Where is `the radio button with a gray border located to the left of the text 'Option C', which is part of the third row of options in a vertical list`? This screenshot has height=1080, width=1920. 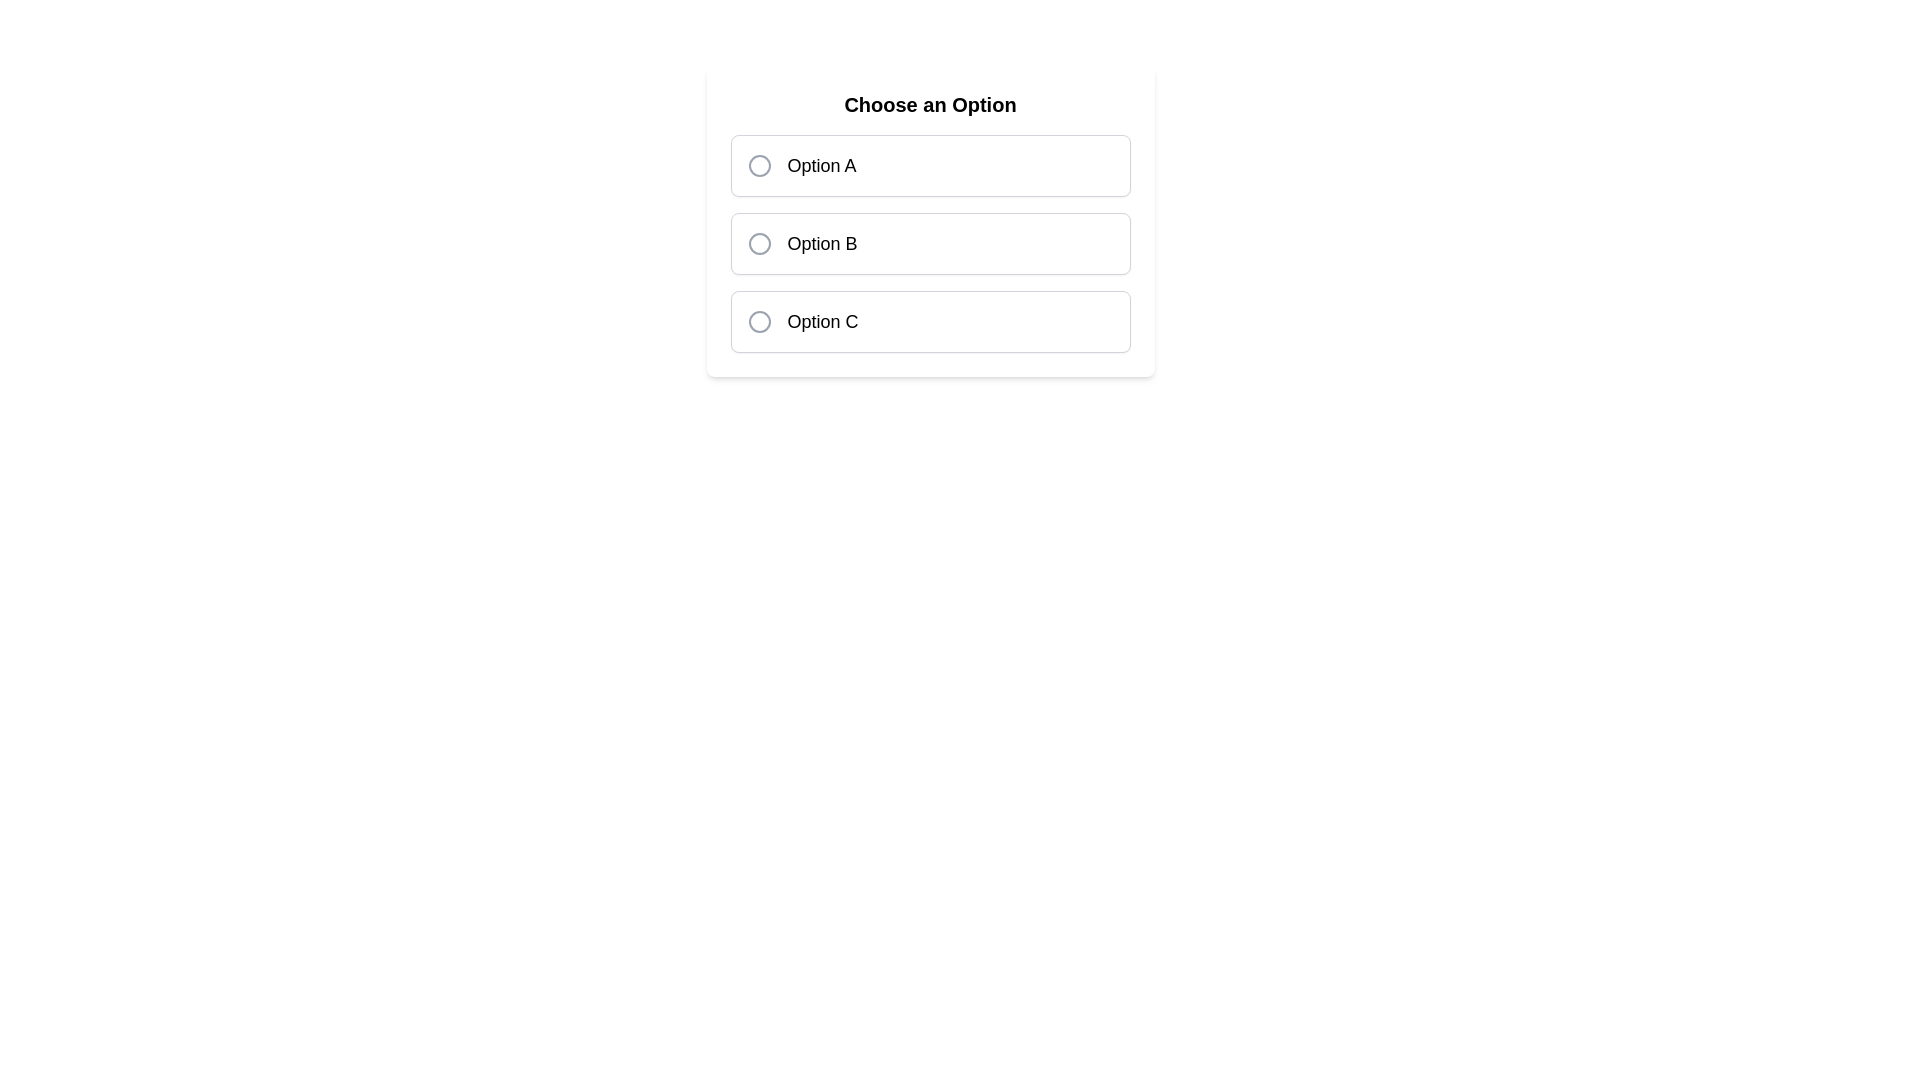 the radio button with a gray border located to the left of the text 'Option C', which is part of the third row of options in a vertical list is located at coordinates (758, 320).